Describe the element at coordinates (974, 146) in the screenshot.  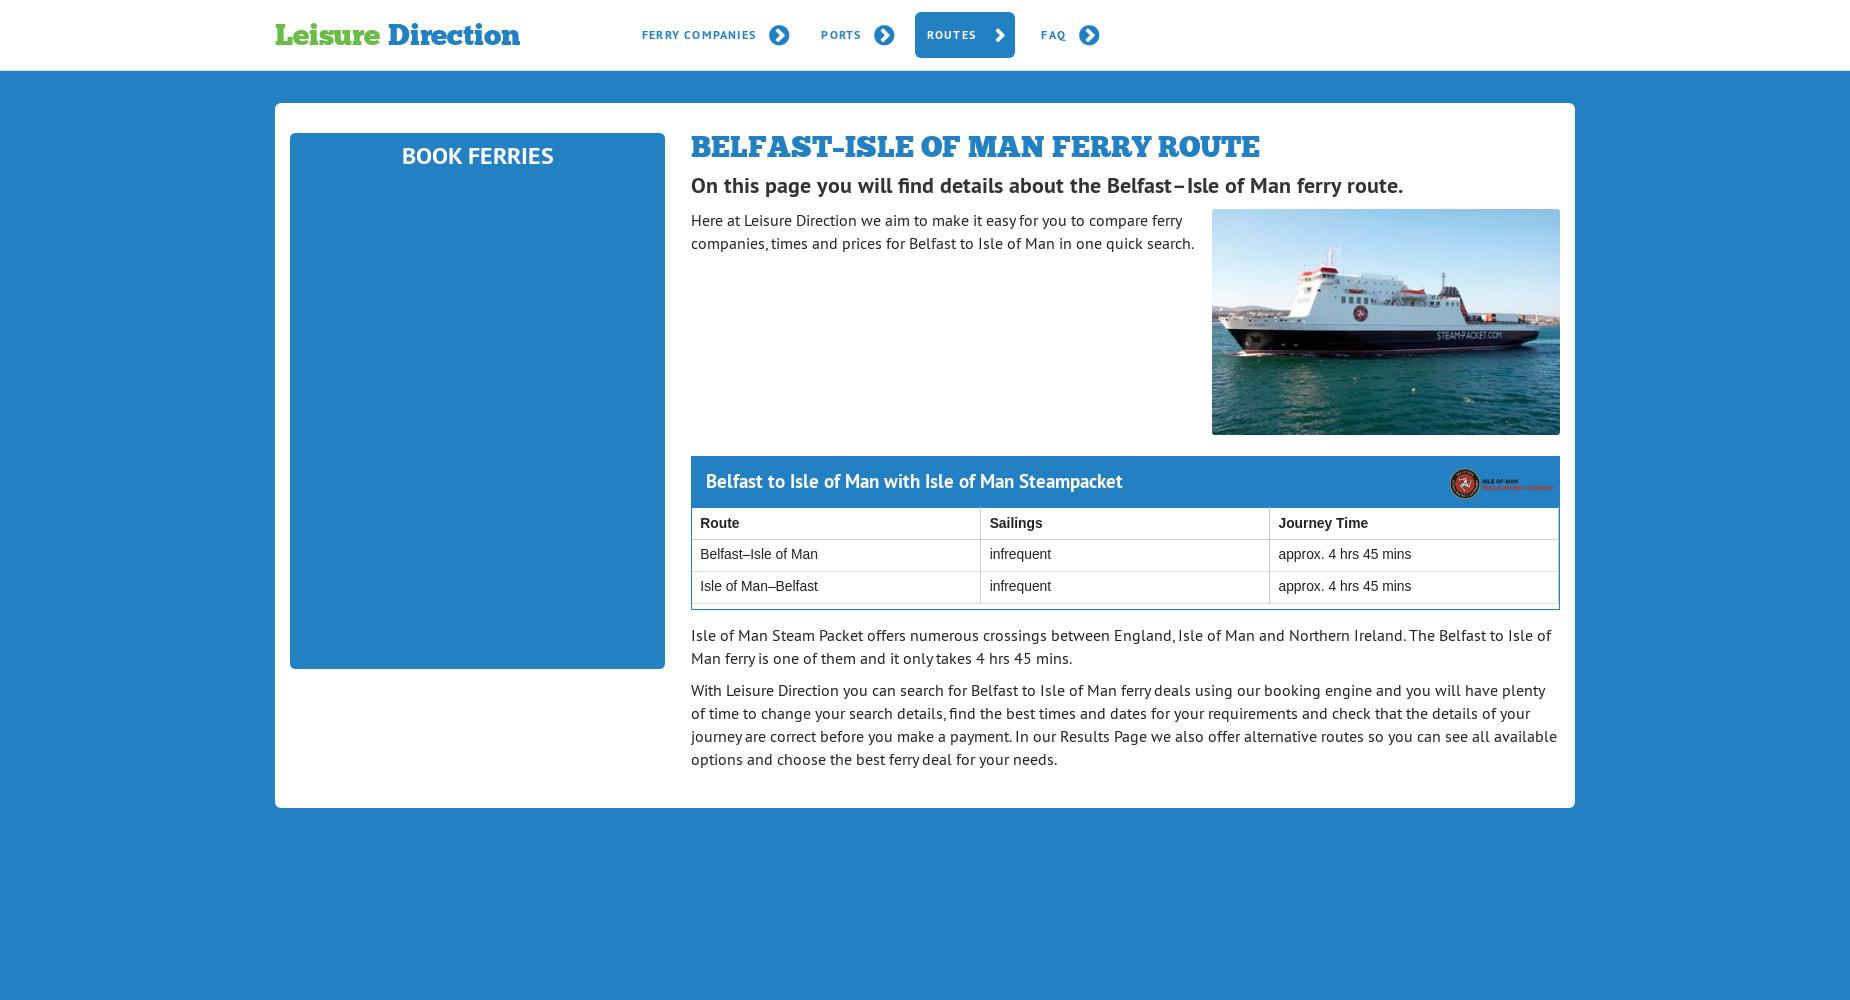
I see `'Belfast–Isle of Man Ferry Route'` at that location.